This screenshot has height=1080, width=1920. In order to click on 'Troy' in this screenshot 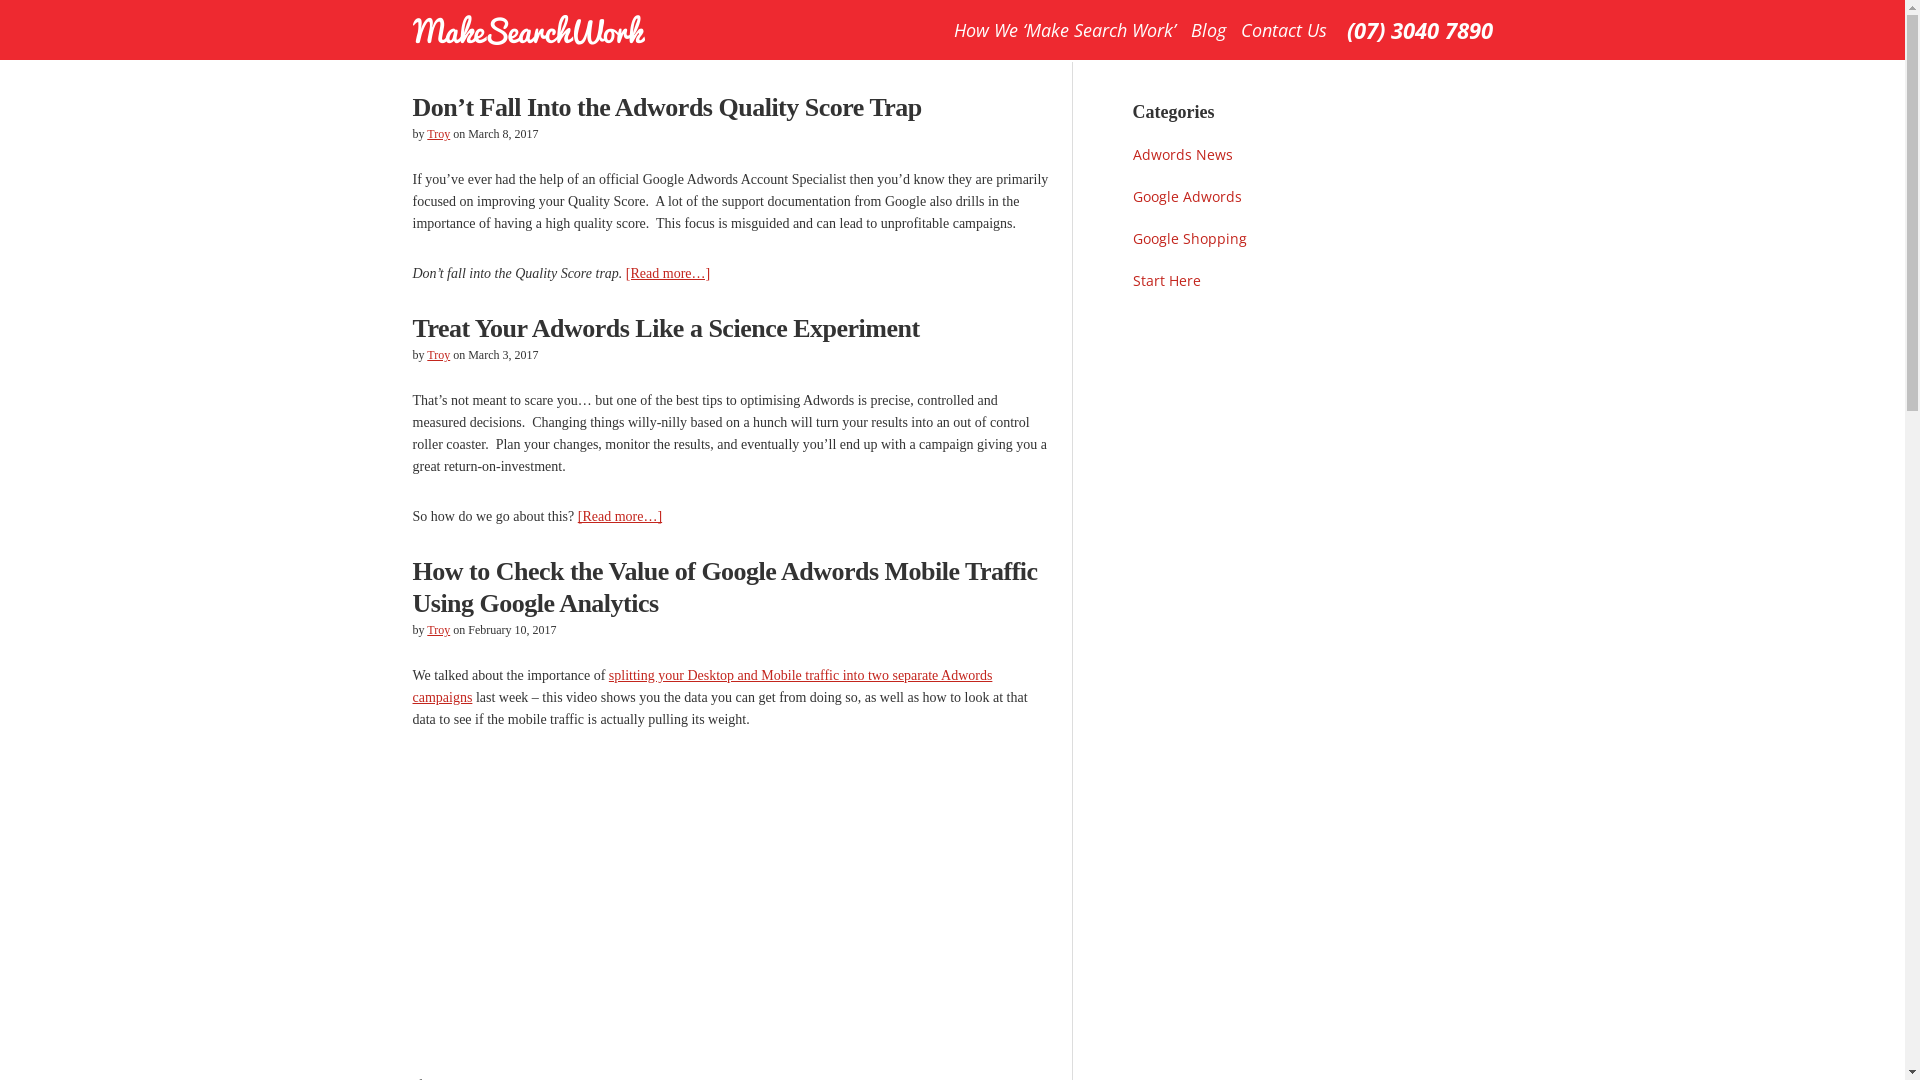, I will do `click(437, 134)`.